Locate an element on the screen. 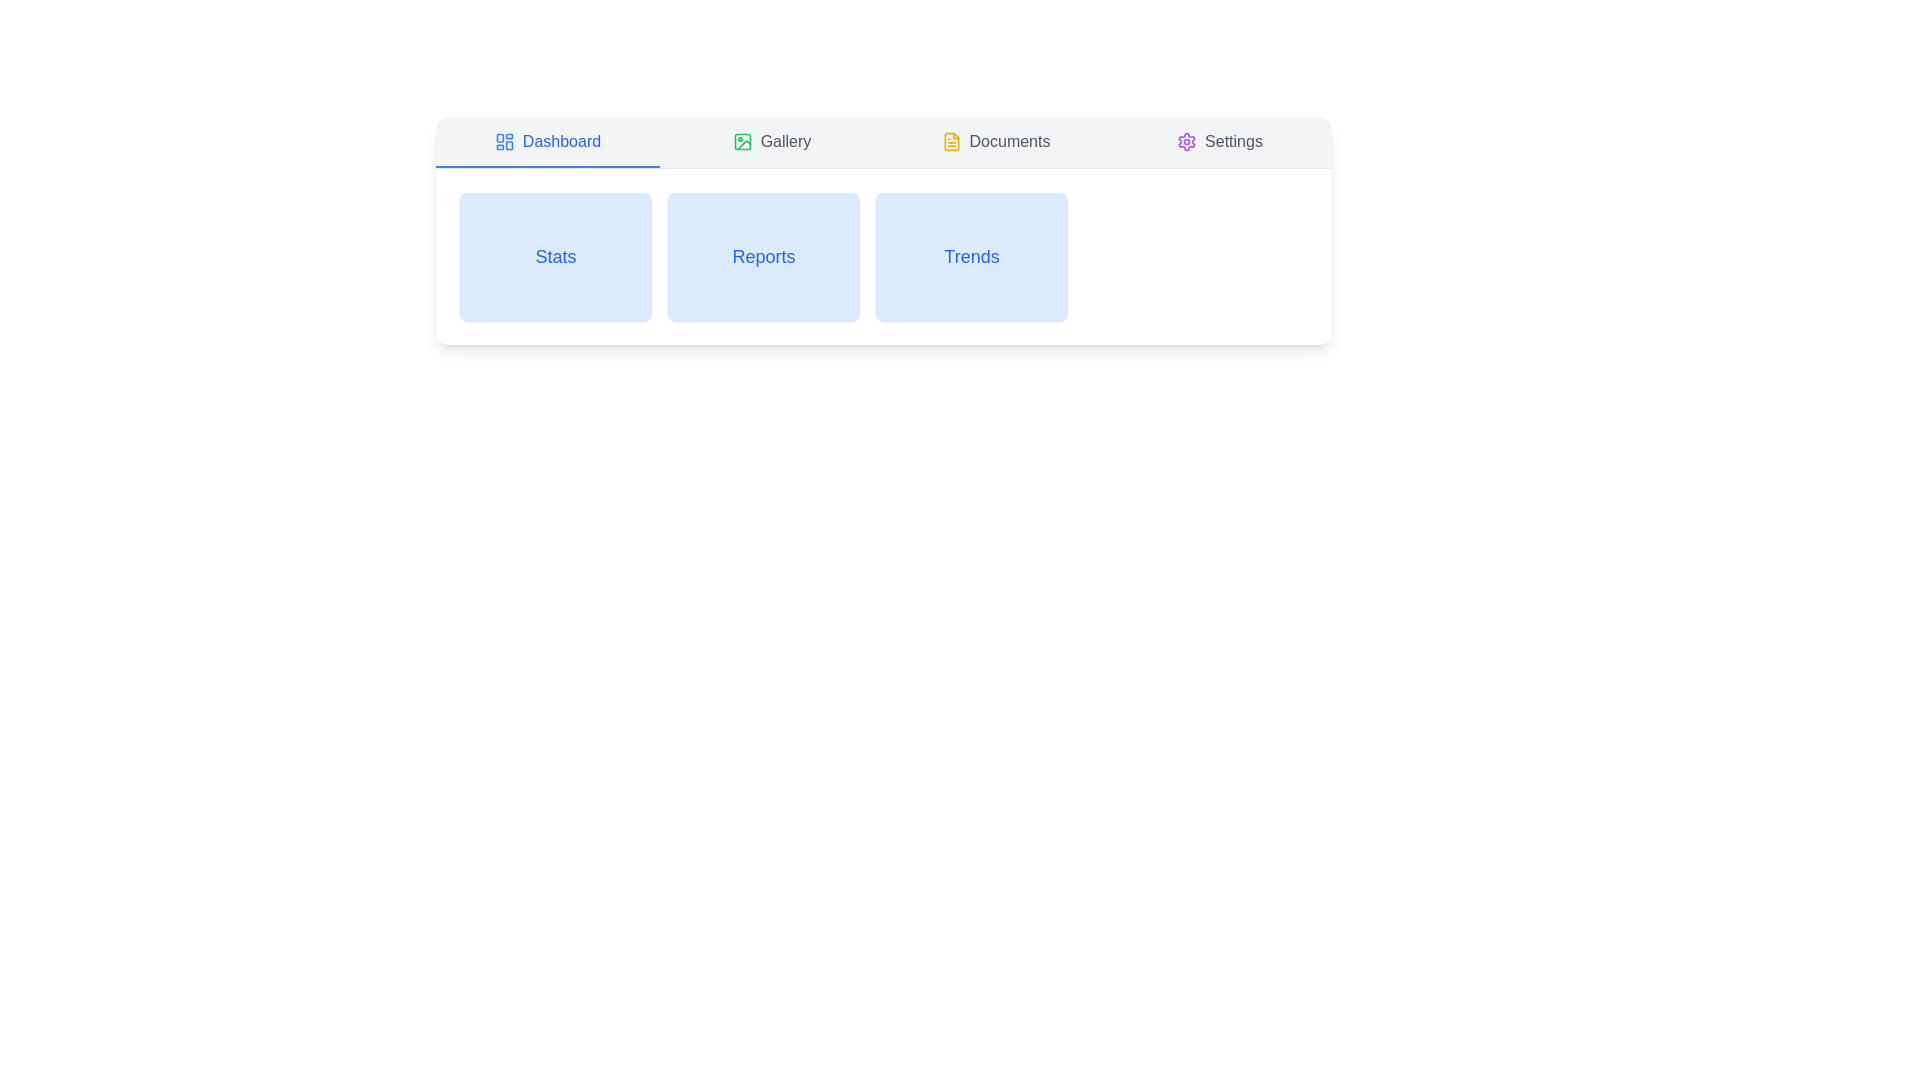 This screenshot has height=1080, width=1920. the Navigation tab located at the top left of the interface is located at coordinates (547, 141).